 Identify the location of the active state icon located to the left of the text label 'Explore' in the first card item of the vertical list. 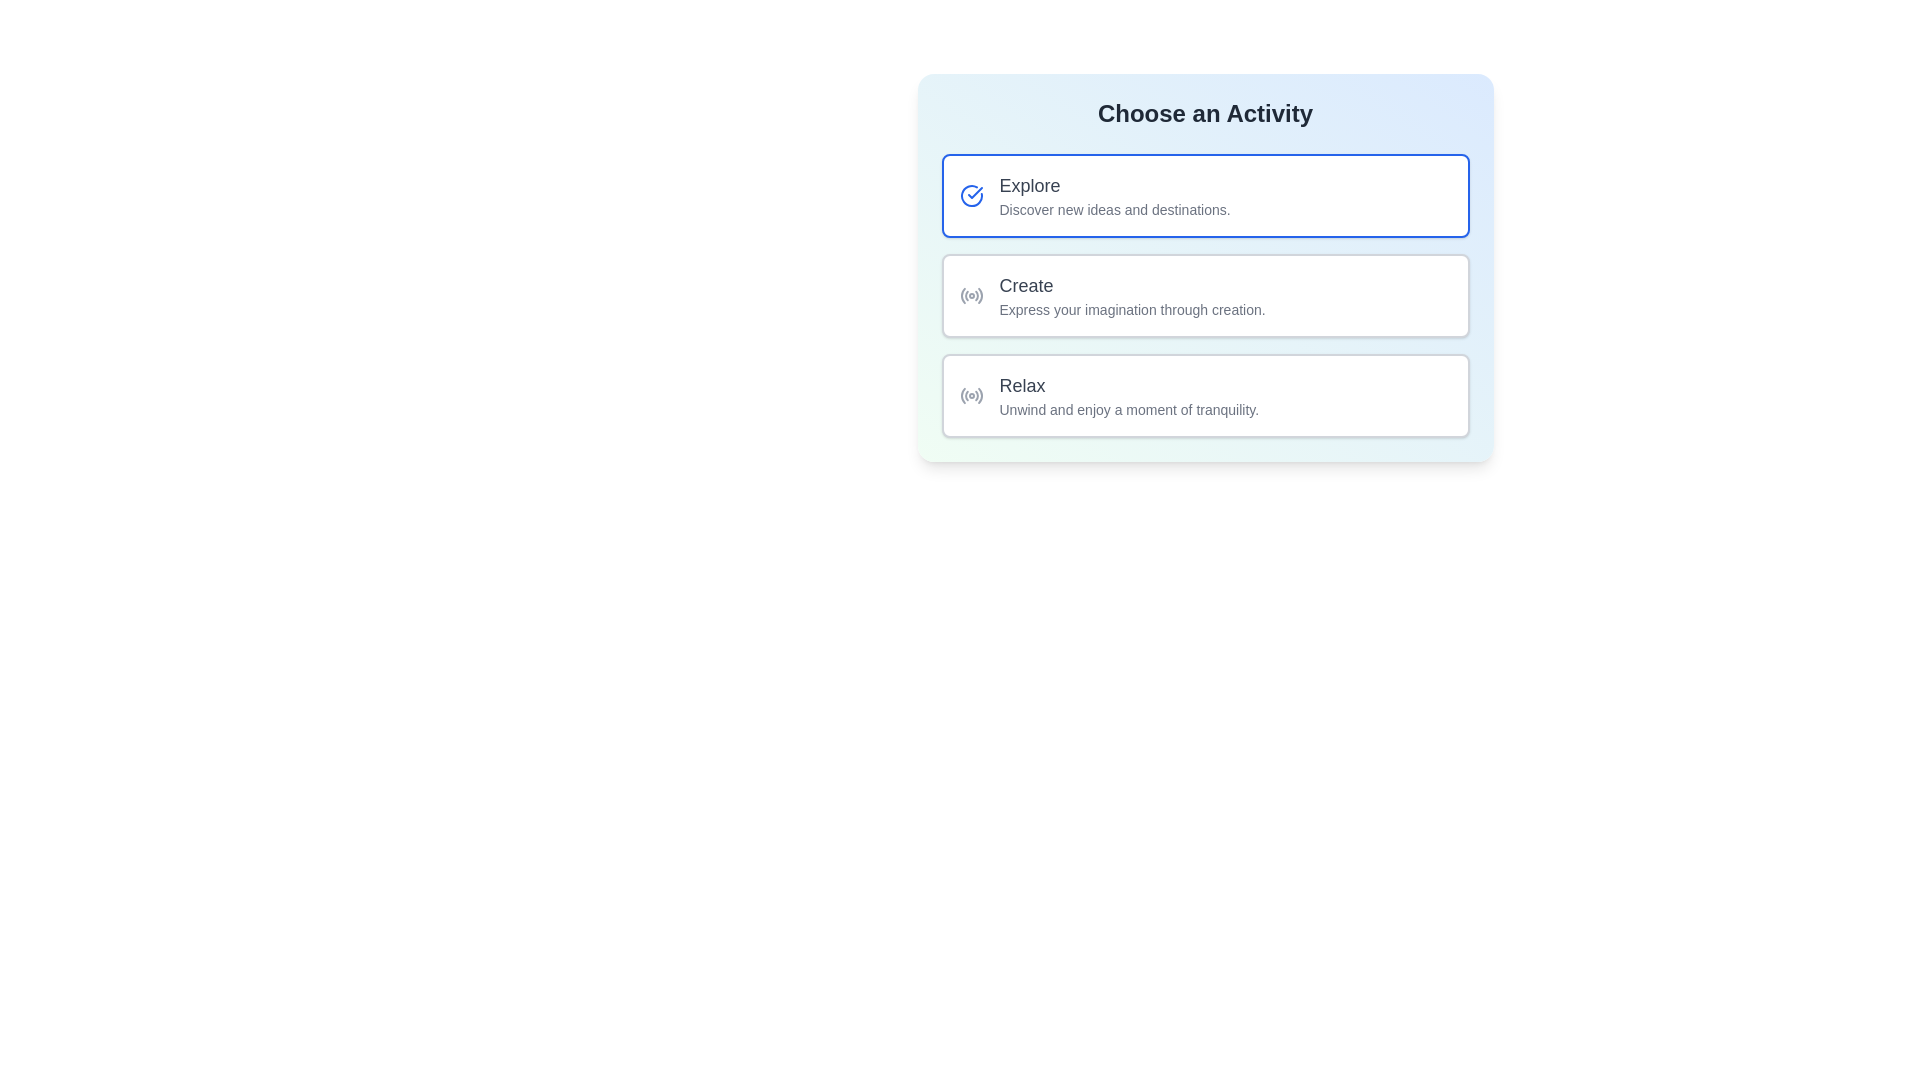
(971, 196).